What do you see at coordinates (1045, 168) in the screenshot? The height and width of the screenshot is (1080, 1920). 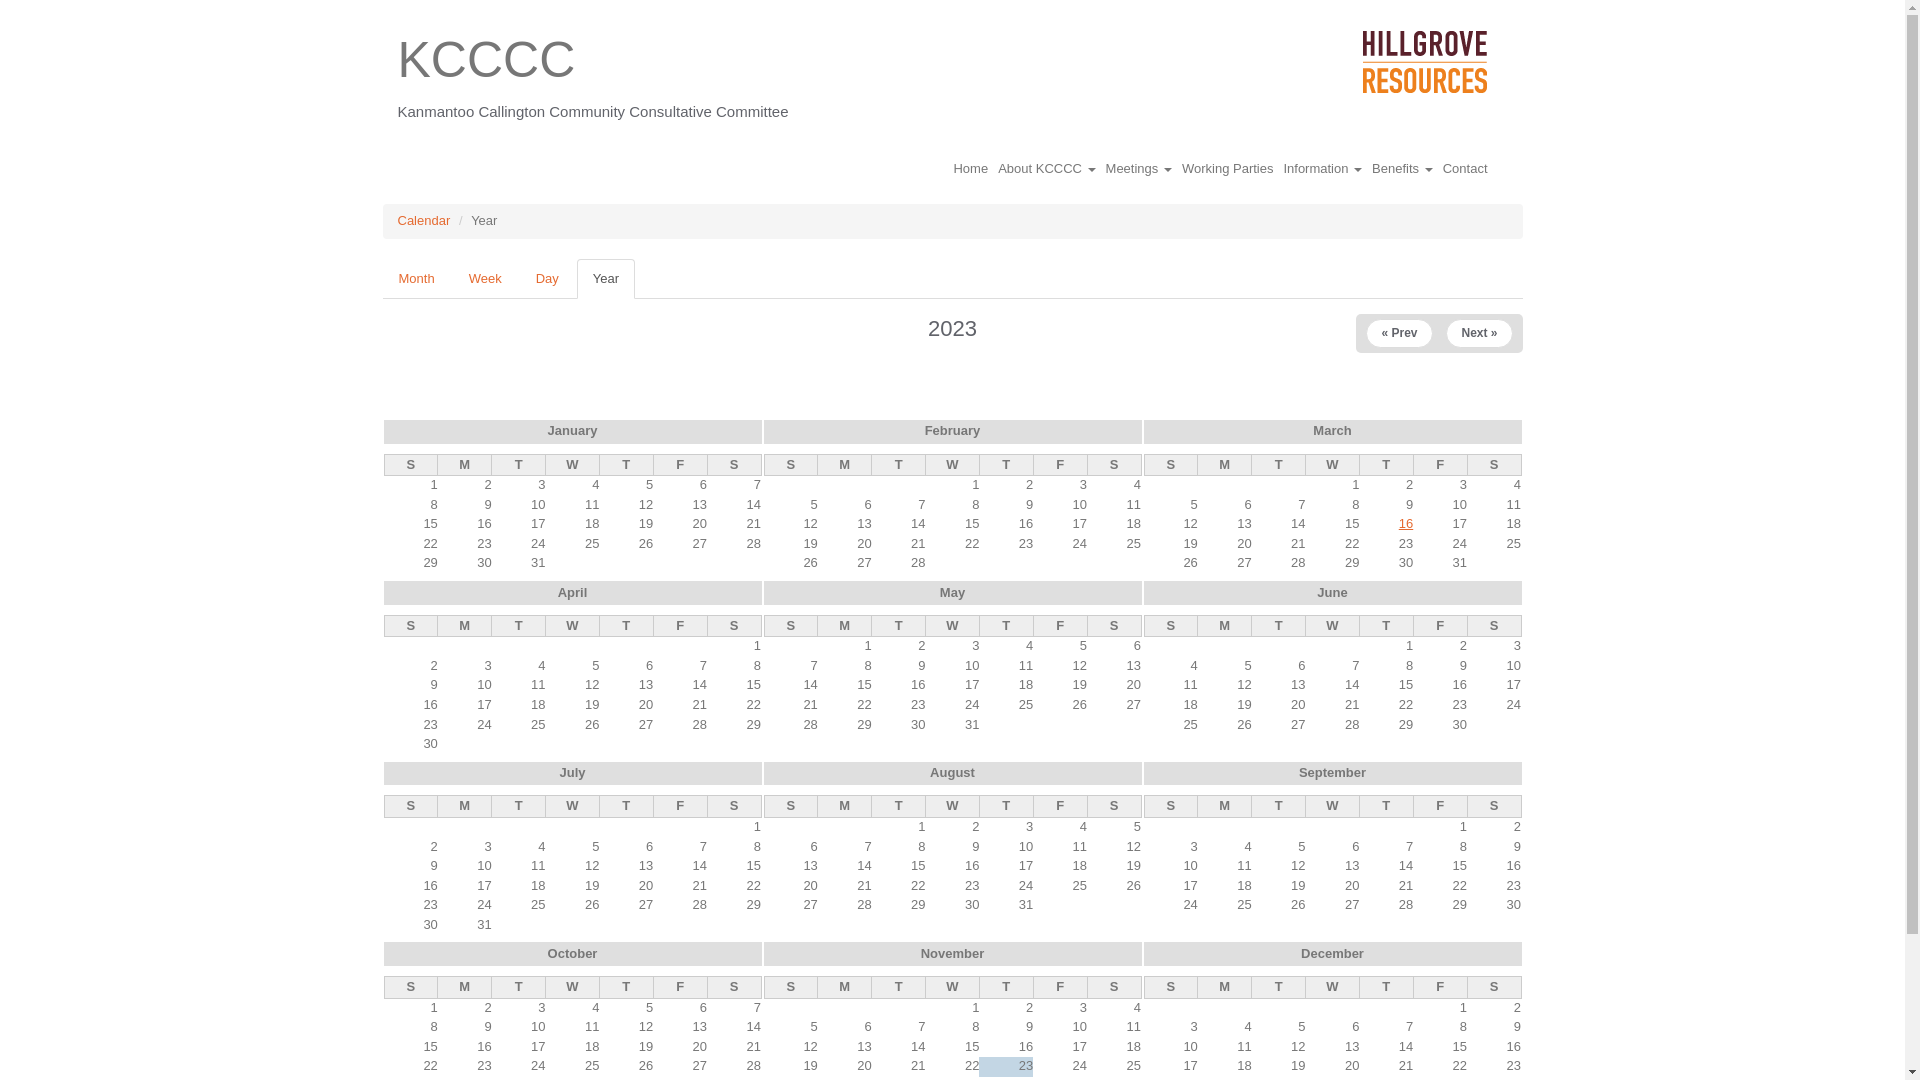 I see `'About KCCCC'` at bounding box center [1045, 168].